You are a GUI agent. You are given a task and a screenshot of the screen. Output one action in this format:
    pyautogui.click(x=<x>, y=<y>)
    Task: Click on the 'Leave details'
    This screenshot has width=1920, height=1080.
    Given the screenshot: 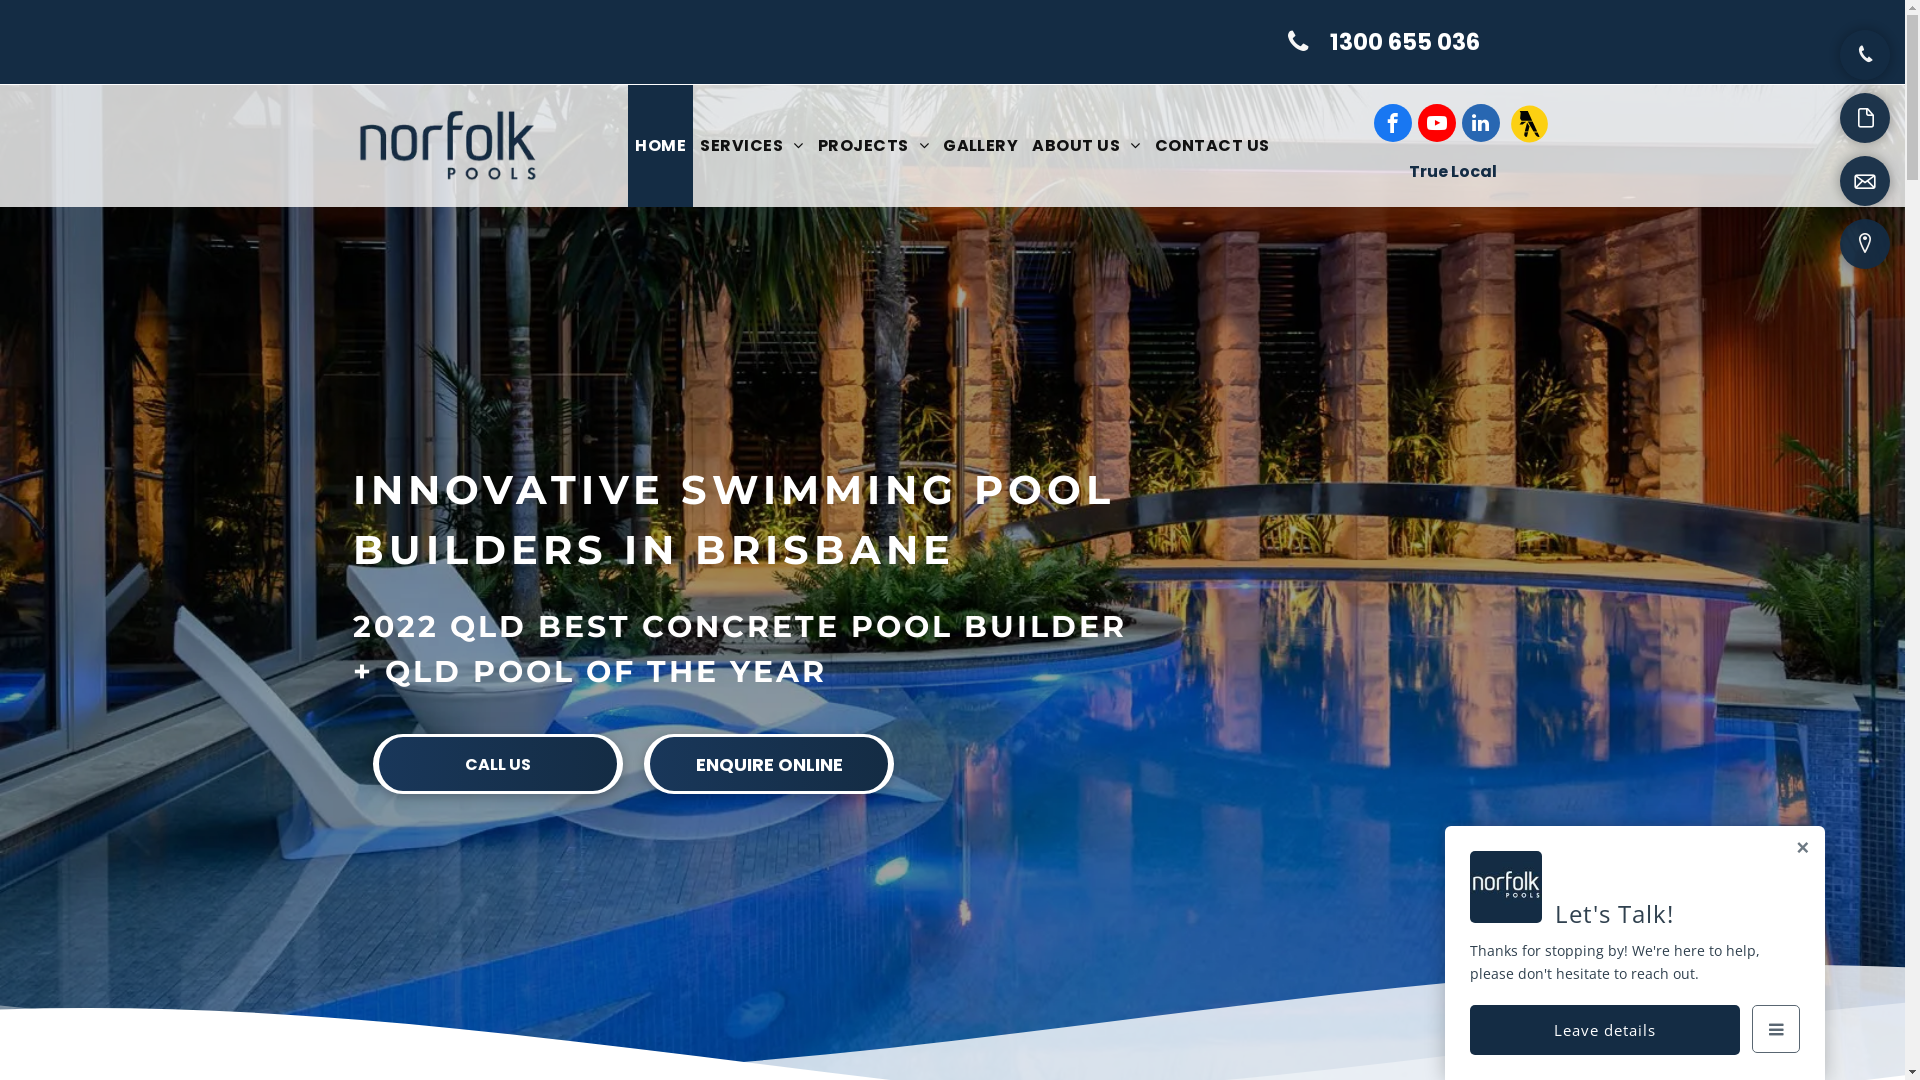 What is the action you would take?
    pyautogui.click(x=1604, y=1029)
    